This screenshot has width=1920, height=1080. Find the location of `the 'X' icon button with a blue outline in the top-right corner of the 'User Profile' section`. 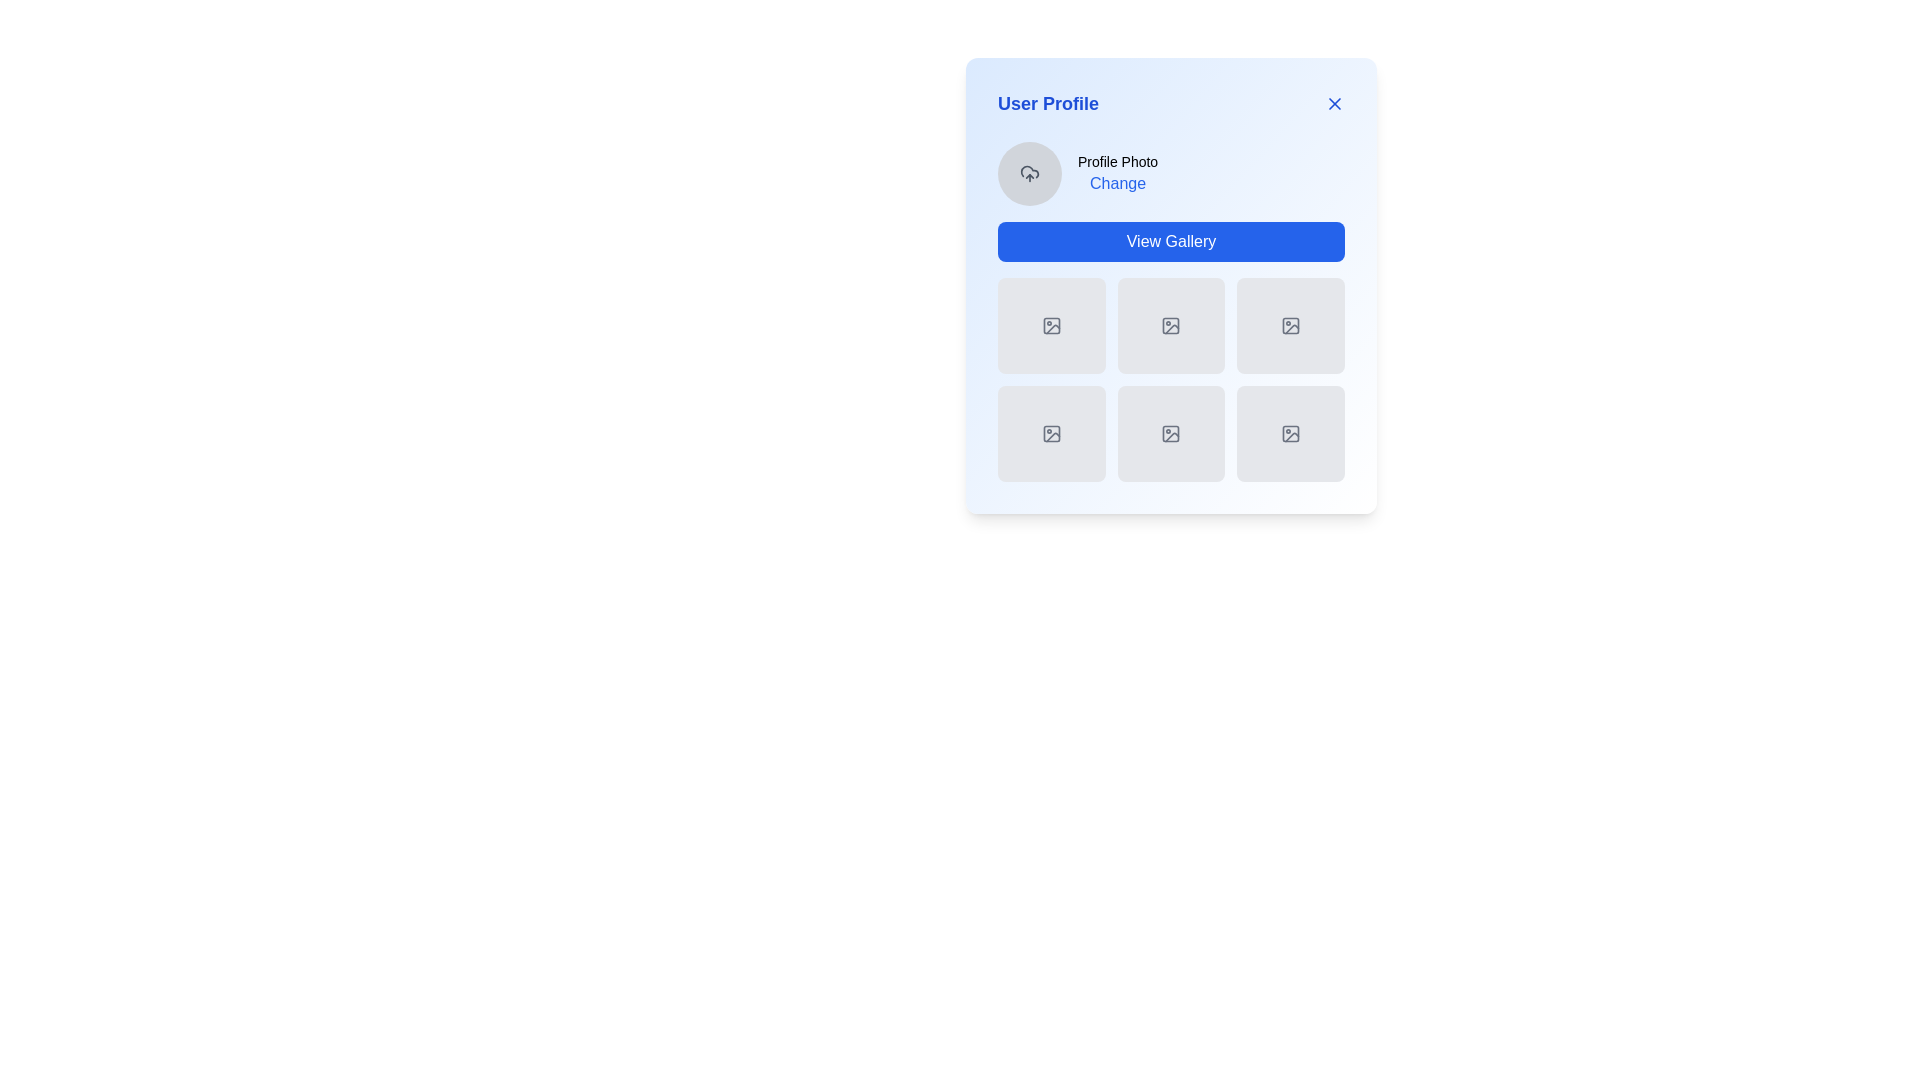

the 'X' icon button with a blue outline in the top-right corner of the 'User Profile' section is located at coordinates (1334, 104).